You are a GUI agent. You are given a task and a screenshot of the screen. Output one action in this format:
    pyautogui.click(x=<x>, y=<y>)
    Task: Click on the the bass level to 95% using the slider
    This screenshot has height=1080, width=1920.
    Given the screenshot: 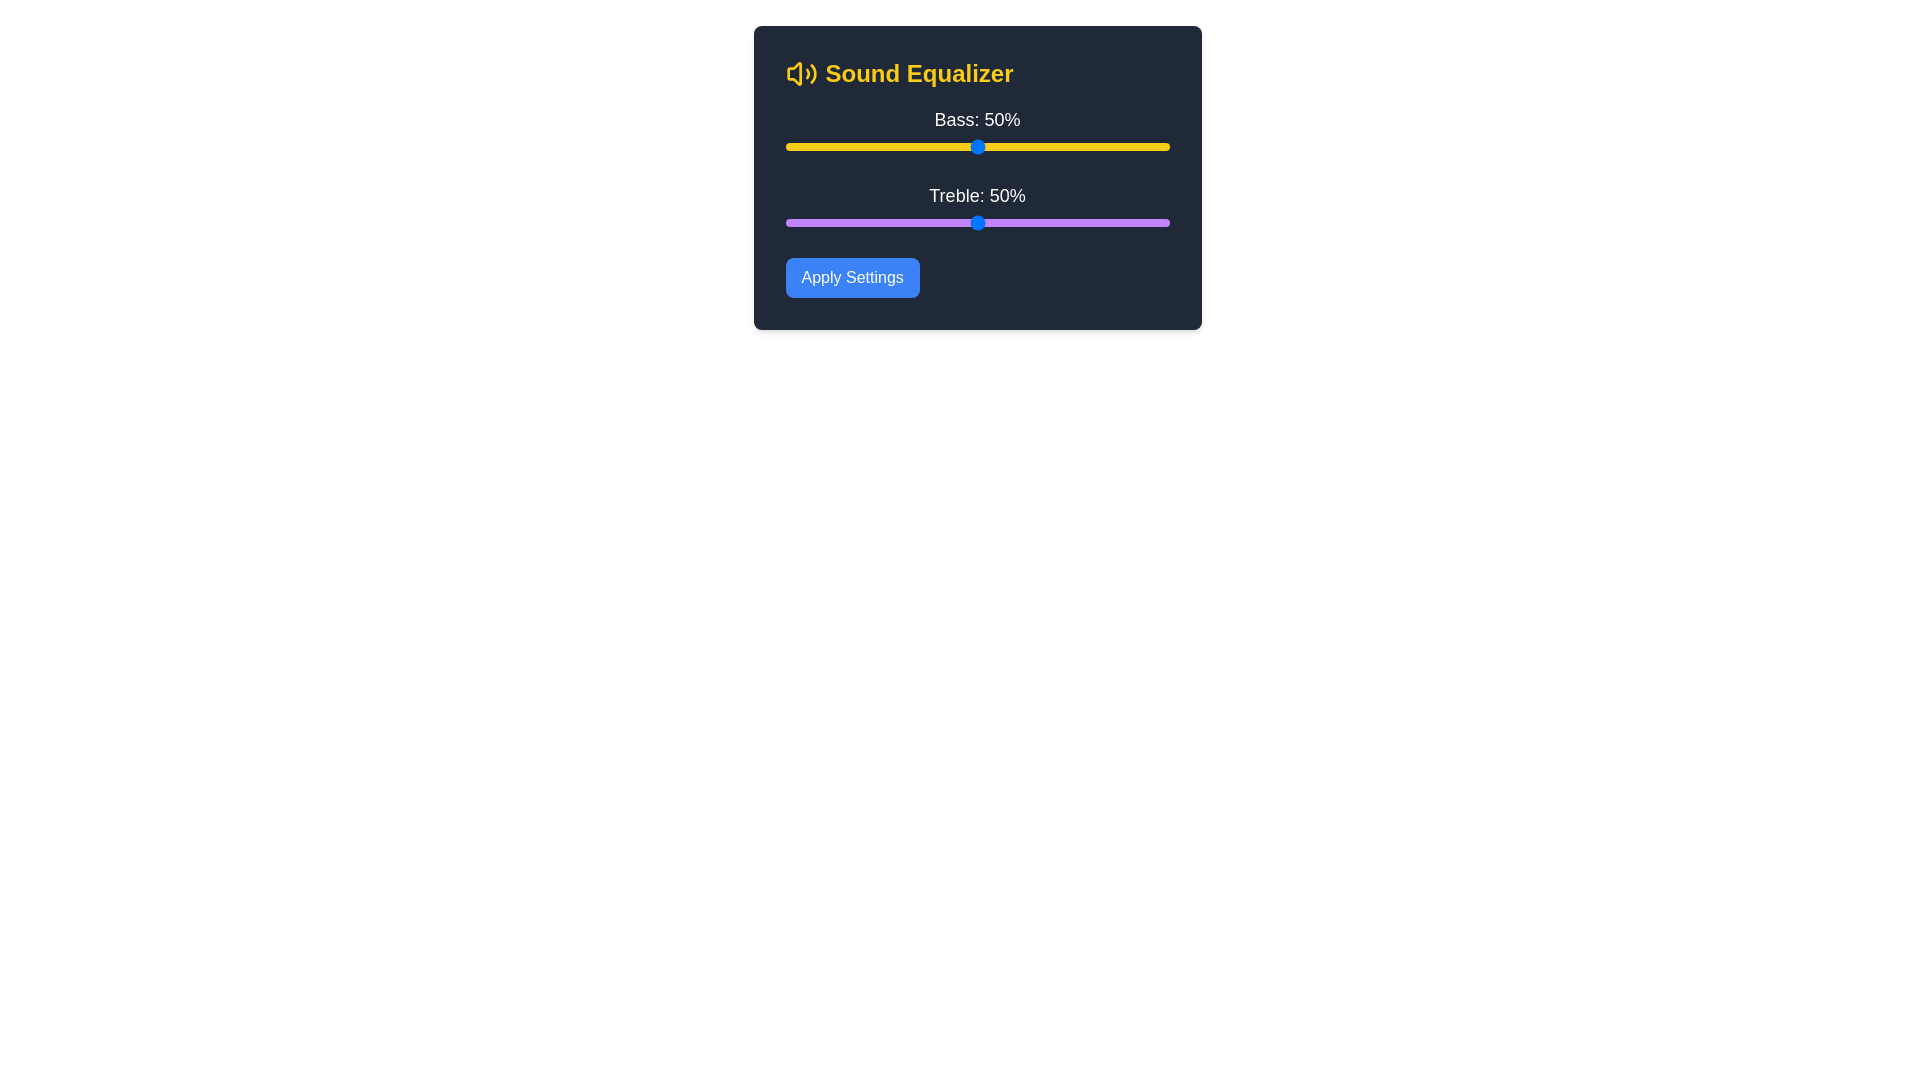 What is the action you would take?
    pyautogui.click(x=1150, y=145)
    